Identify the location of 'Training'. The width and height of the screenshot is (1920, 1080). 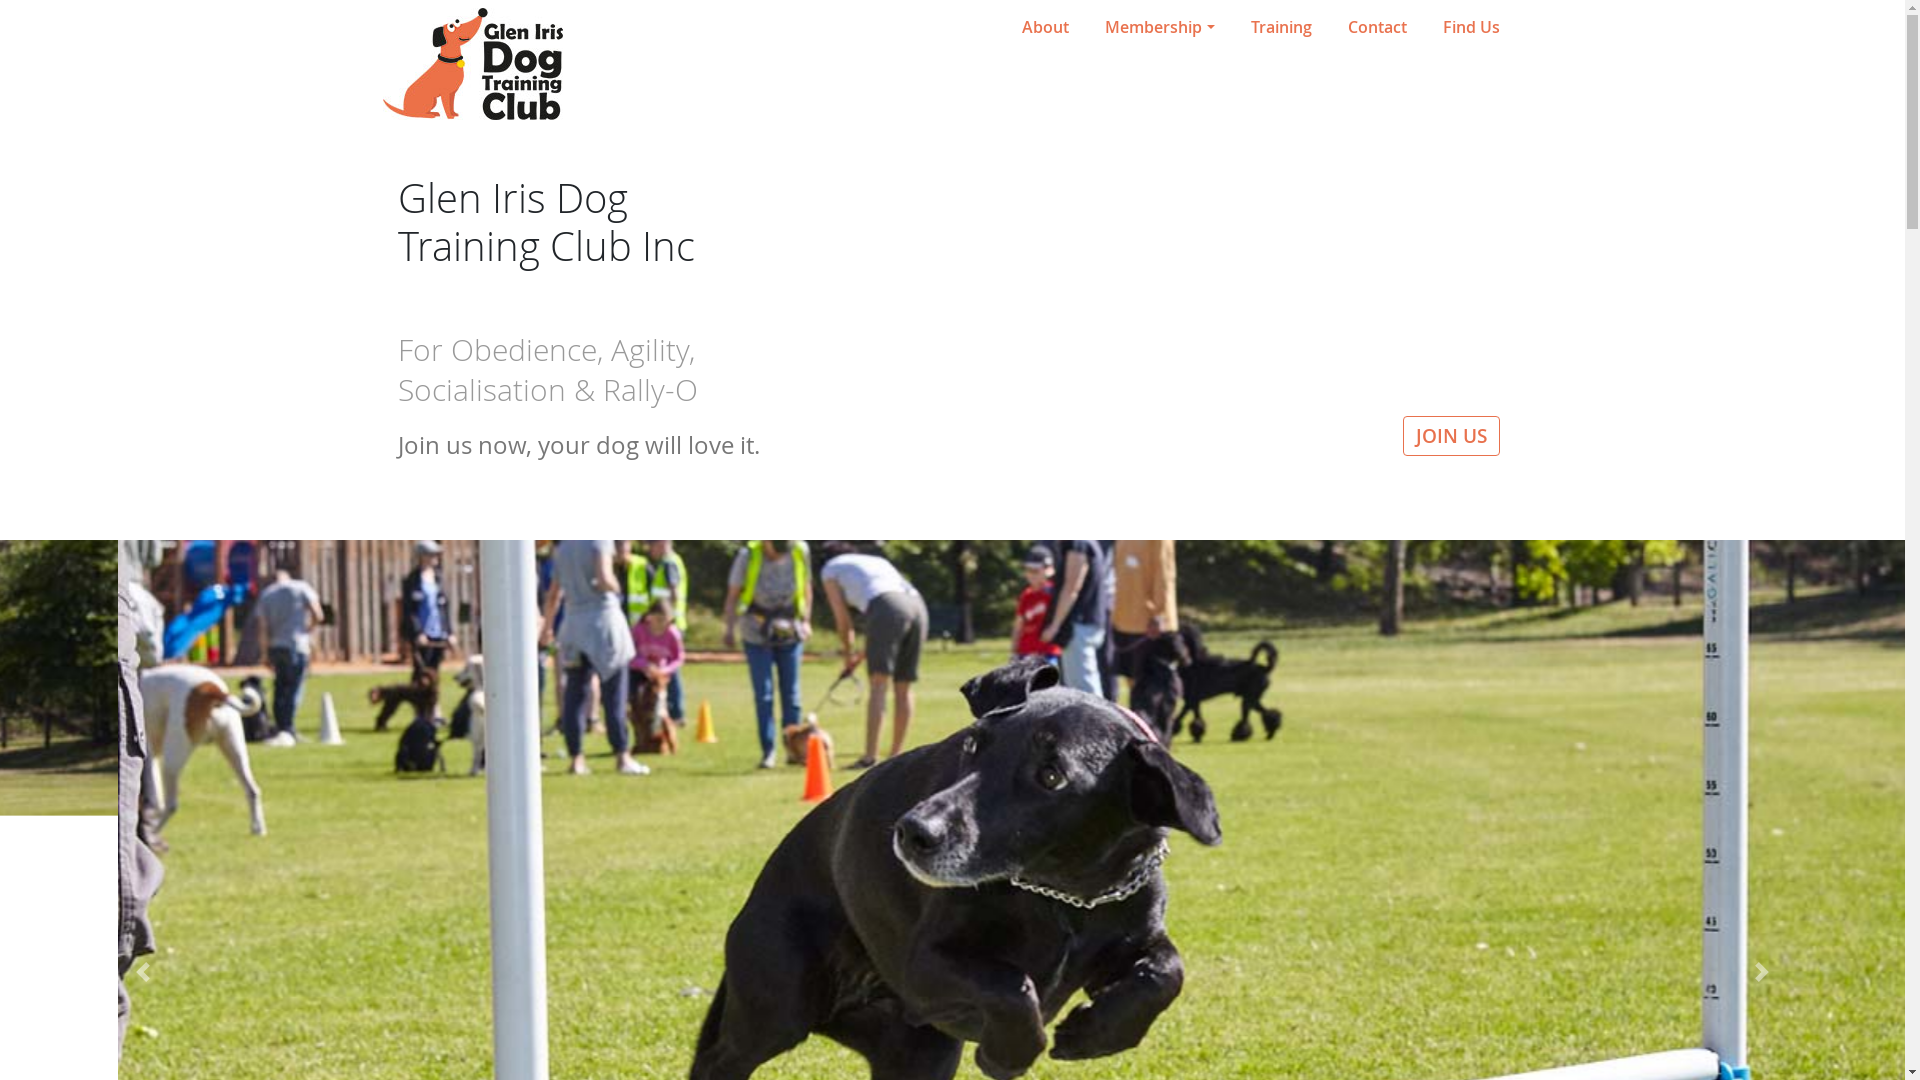
(1280, 27).